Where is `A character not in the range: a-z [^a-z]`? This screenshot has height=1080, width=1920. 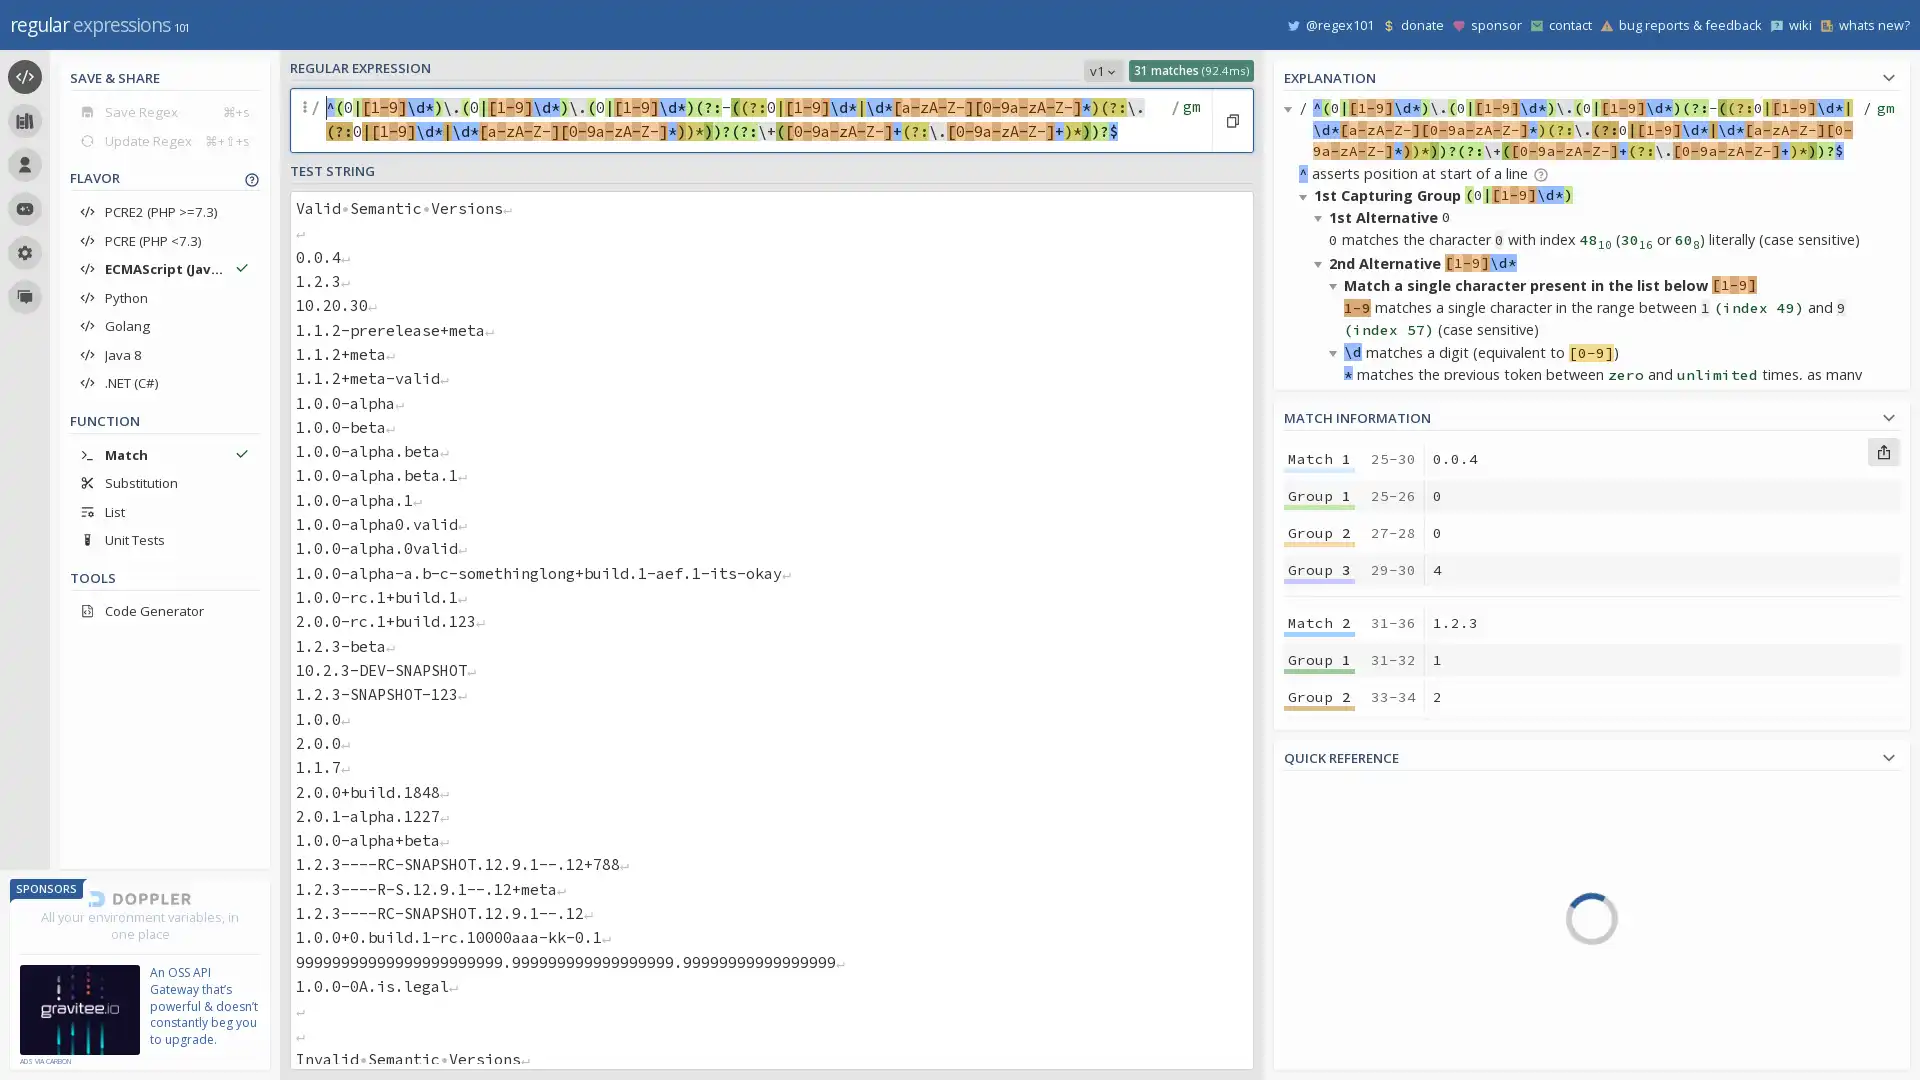
A character not in the range: a-z [^a-z] is located at coordinates (1691, 876).